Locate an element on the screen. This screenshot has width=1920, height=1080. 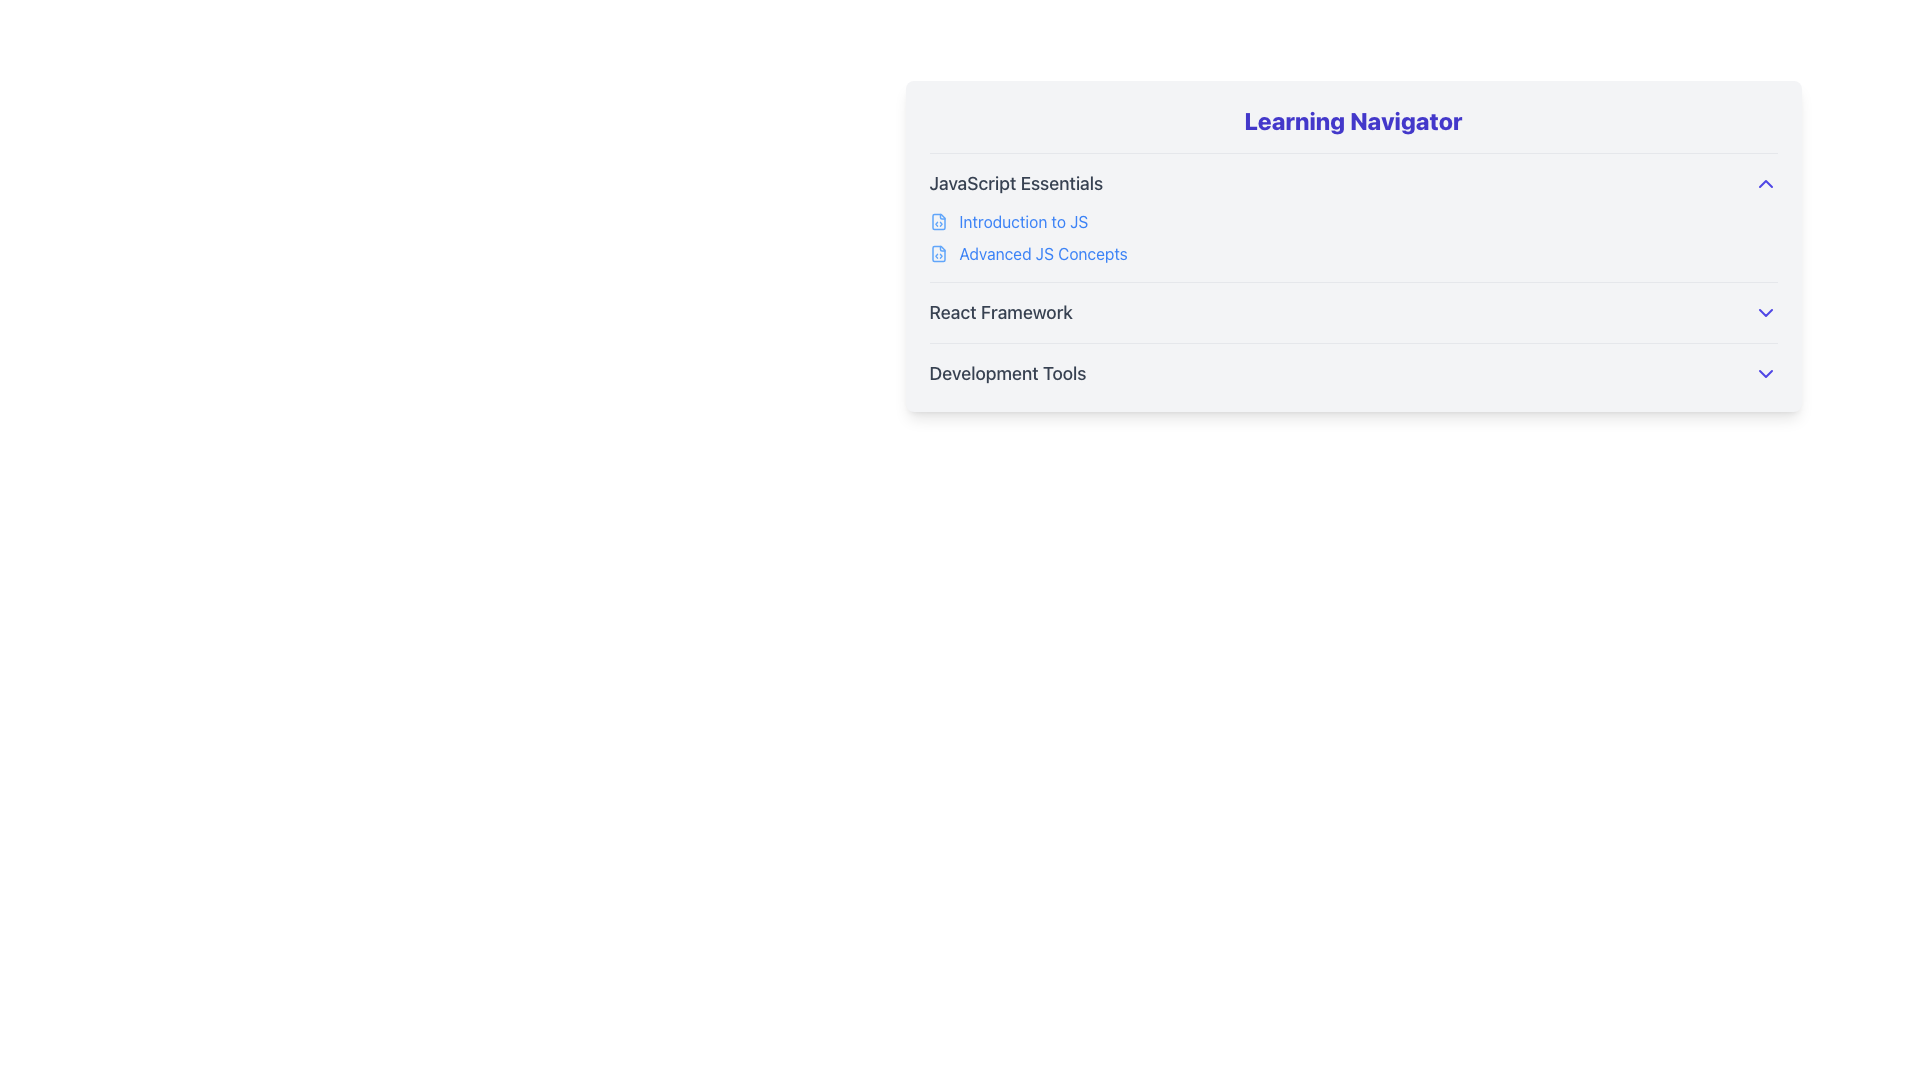
the static text element labeled 'React Framework', which is positioned under 'JavaScript Essentials' and above 'Development Tools' is located at coordinates (1001, 312).